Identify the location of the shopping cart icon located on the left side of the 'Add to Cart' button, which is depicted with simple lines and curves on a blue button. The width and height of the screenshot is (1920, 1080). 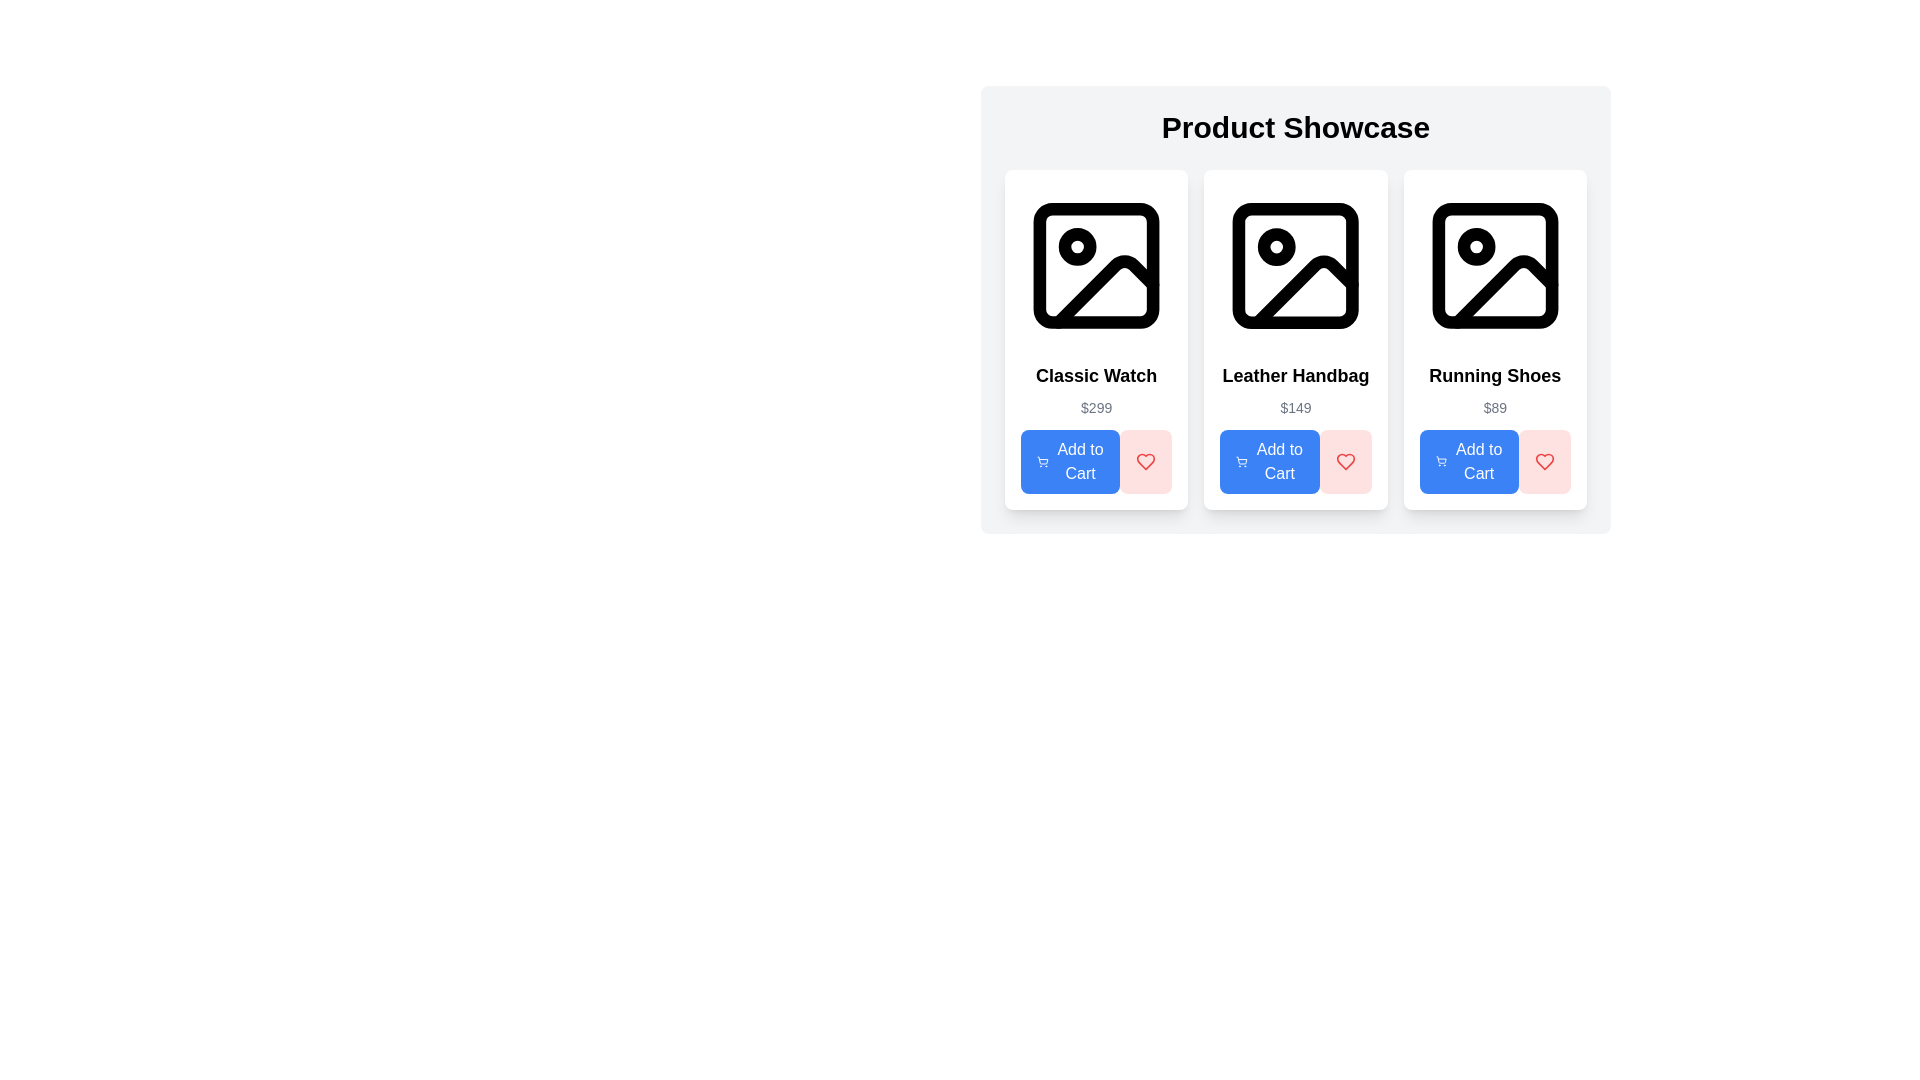
(1241, 462).